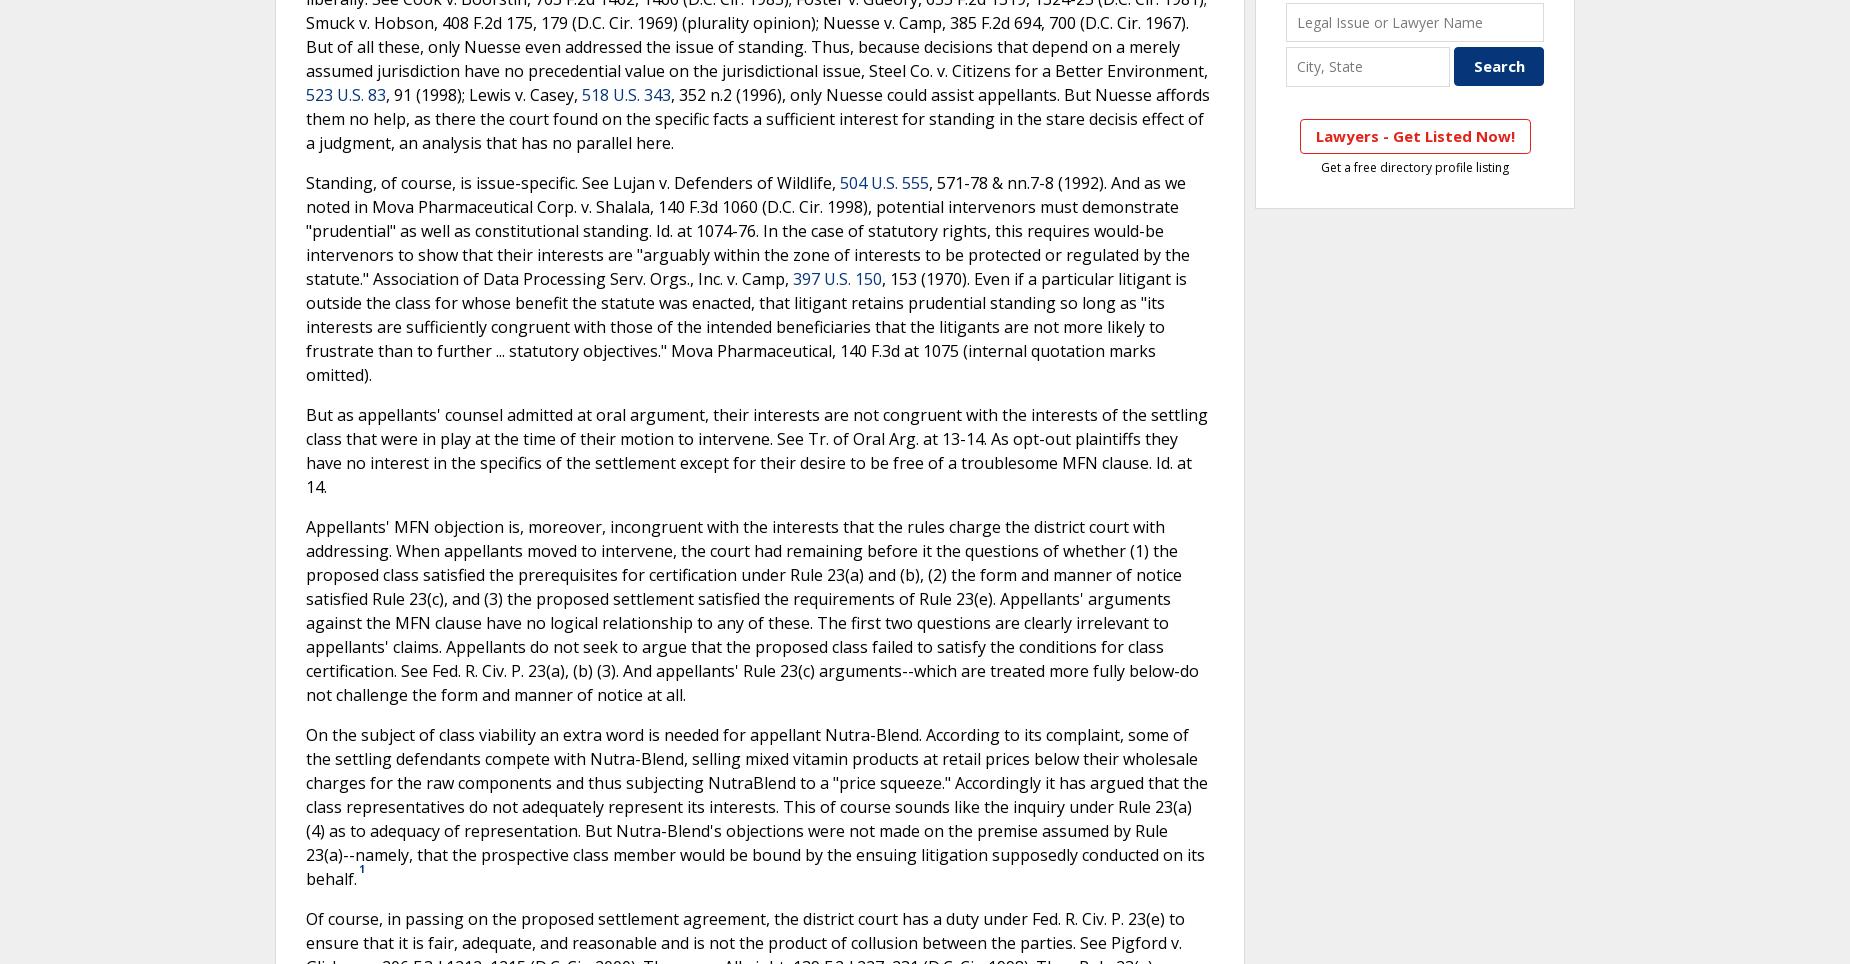 Image resolution: width=1850 pixels, height=964 pixels. Describe the element at coordinates (626, 92) in the screenshot. I see `'518 U.S. 343'` at that location.